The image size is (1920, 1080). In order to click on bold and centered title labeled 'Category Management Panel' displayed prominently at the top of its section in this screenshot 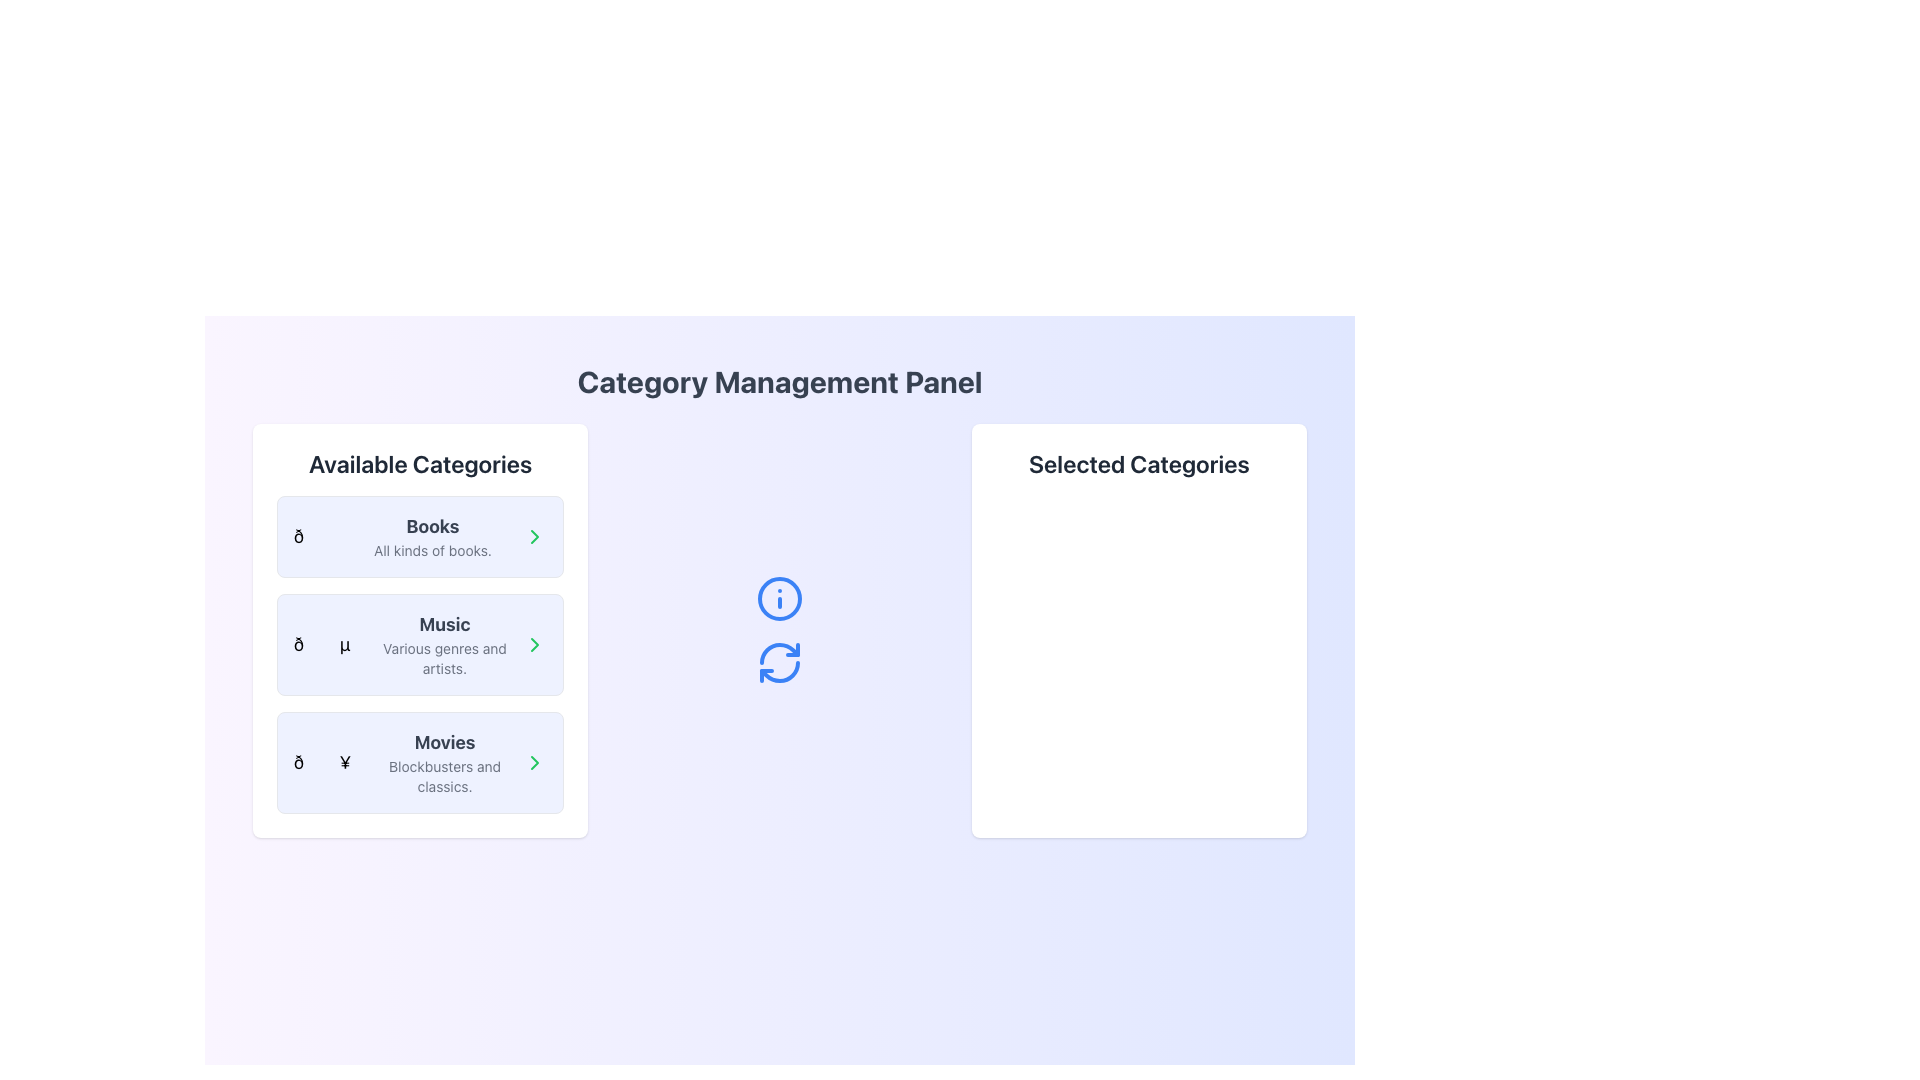, I will do `click(778, 381)`.